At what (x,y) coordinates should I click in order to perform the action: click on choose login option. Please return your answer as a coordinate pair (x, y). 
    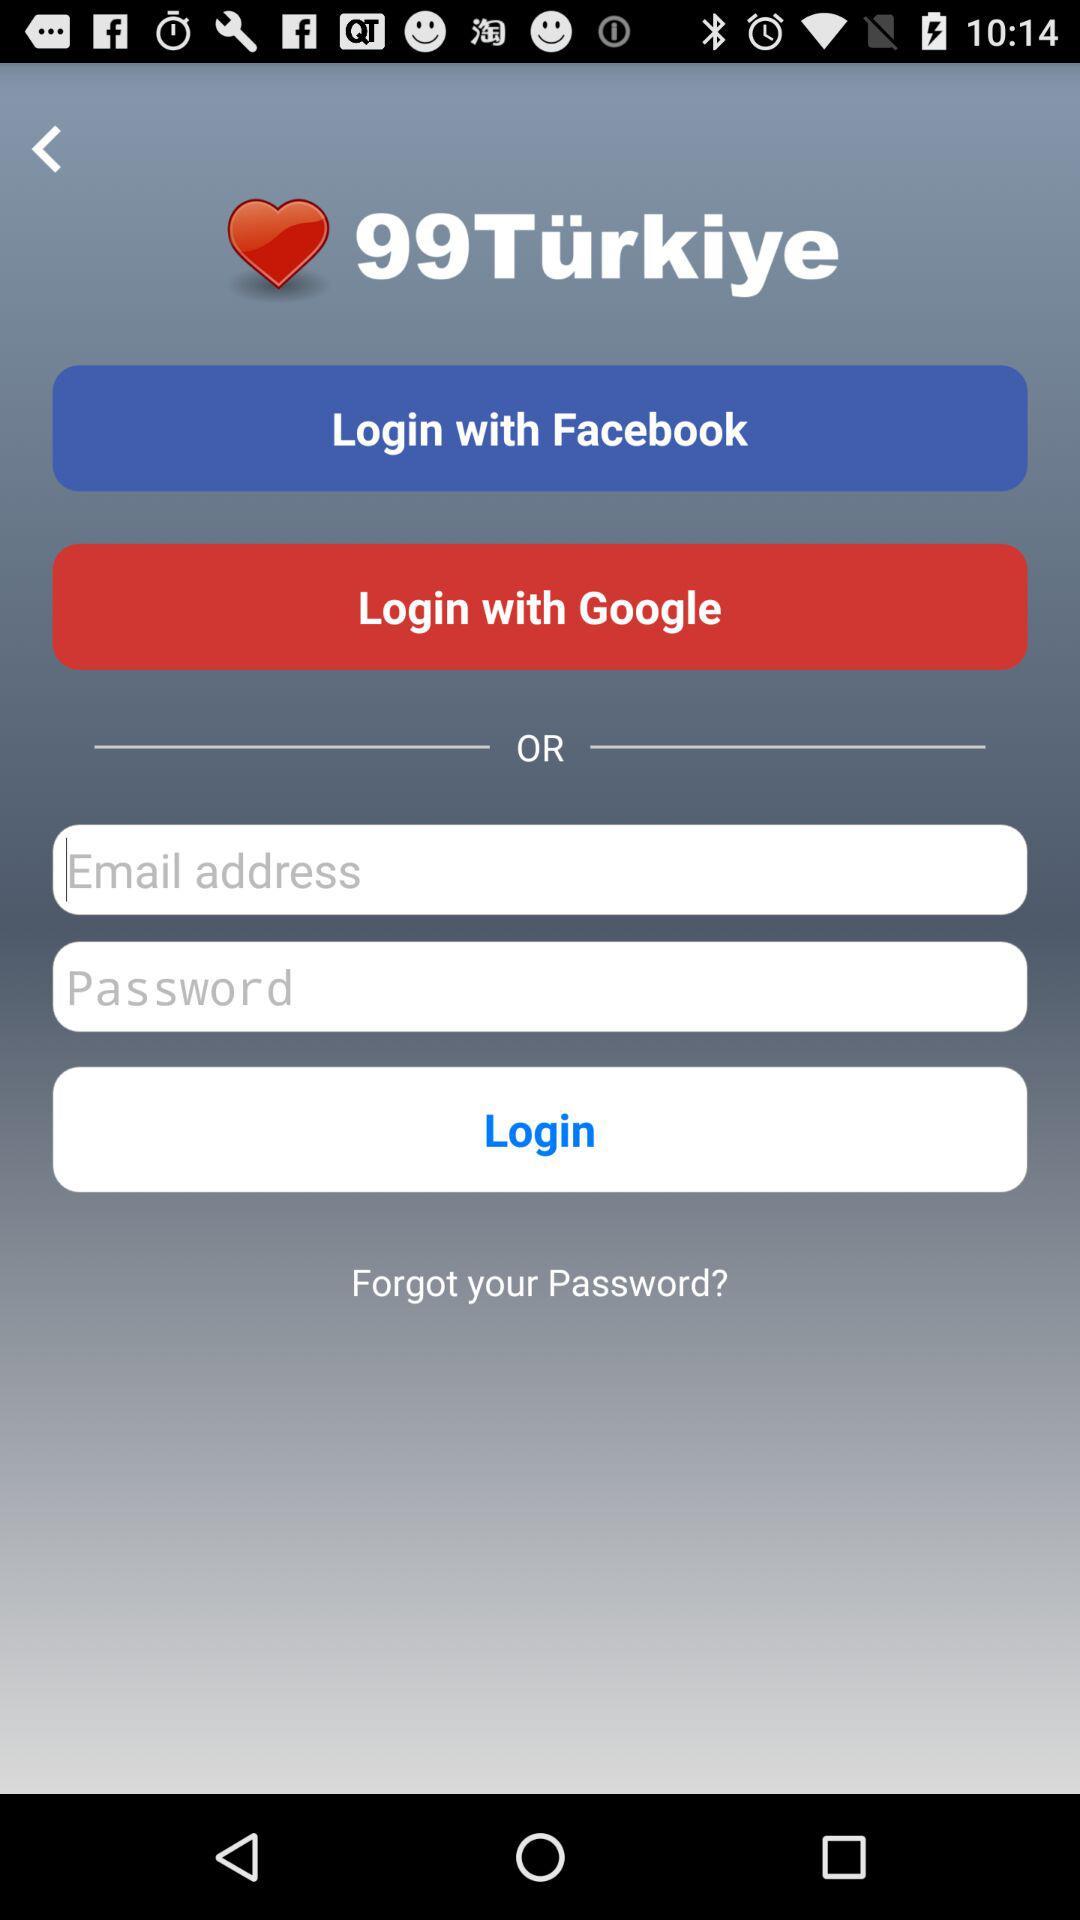
    Looking at the image, I should click on (540, 427).